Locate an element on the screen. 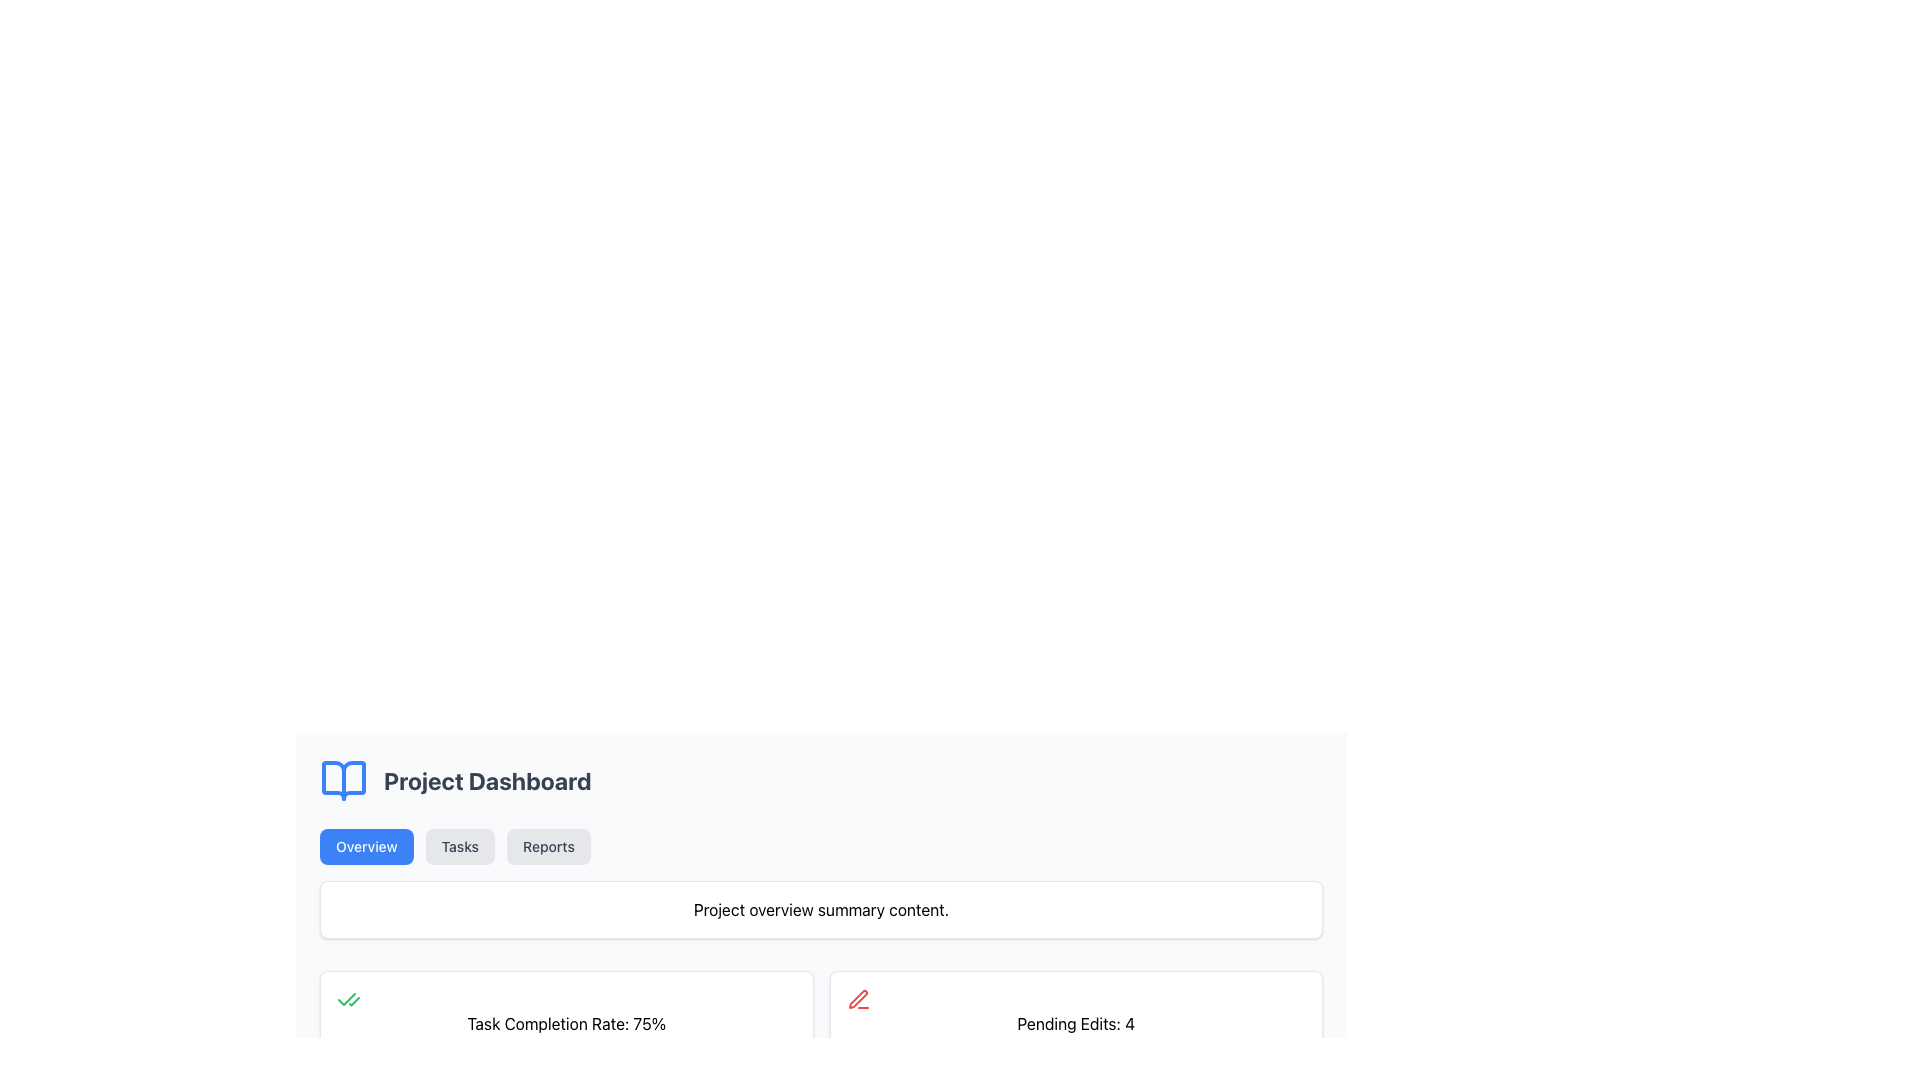 This screenshot has height=1080, width=1920. the rounded rectangular blue button labeled 'Overview' is located at coordinates (366, 847).